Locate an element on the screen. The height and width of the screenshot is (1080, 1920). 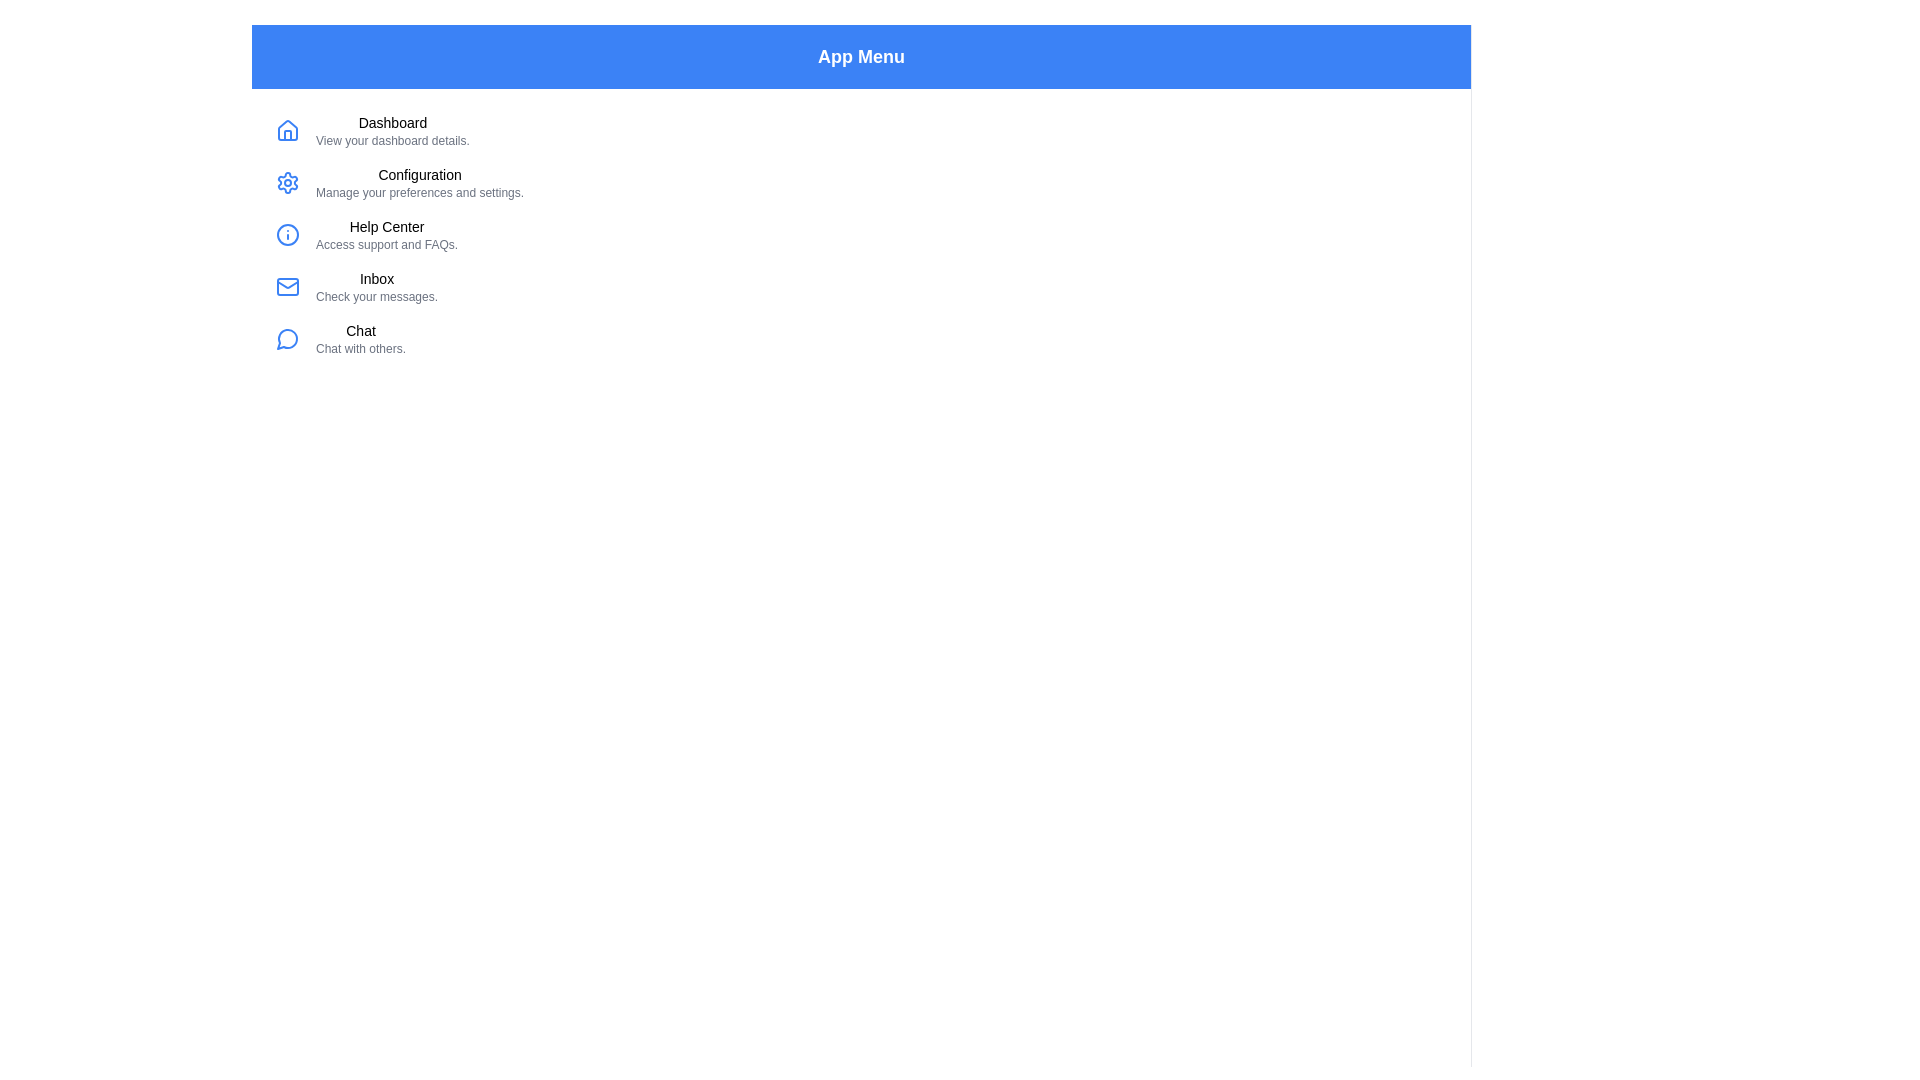
the information icon, which is a circular SVG icon with a blue outline, located to the left of the 'Help Center' text in the menu is located at coordinates (287, 234).